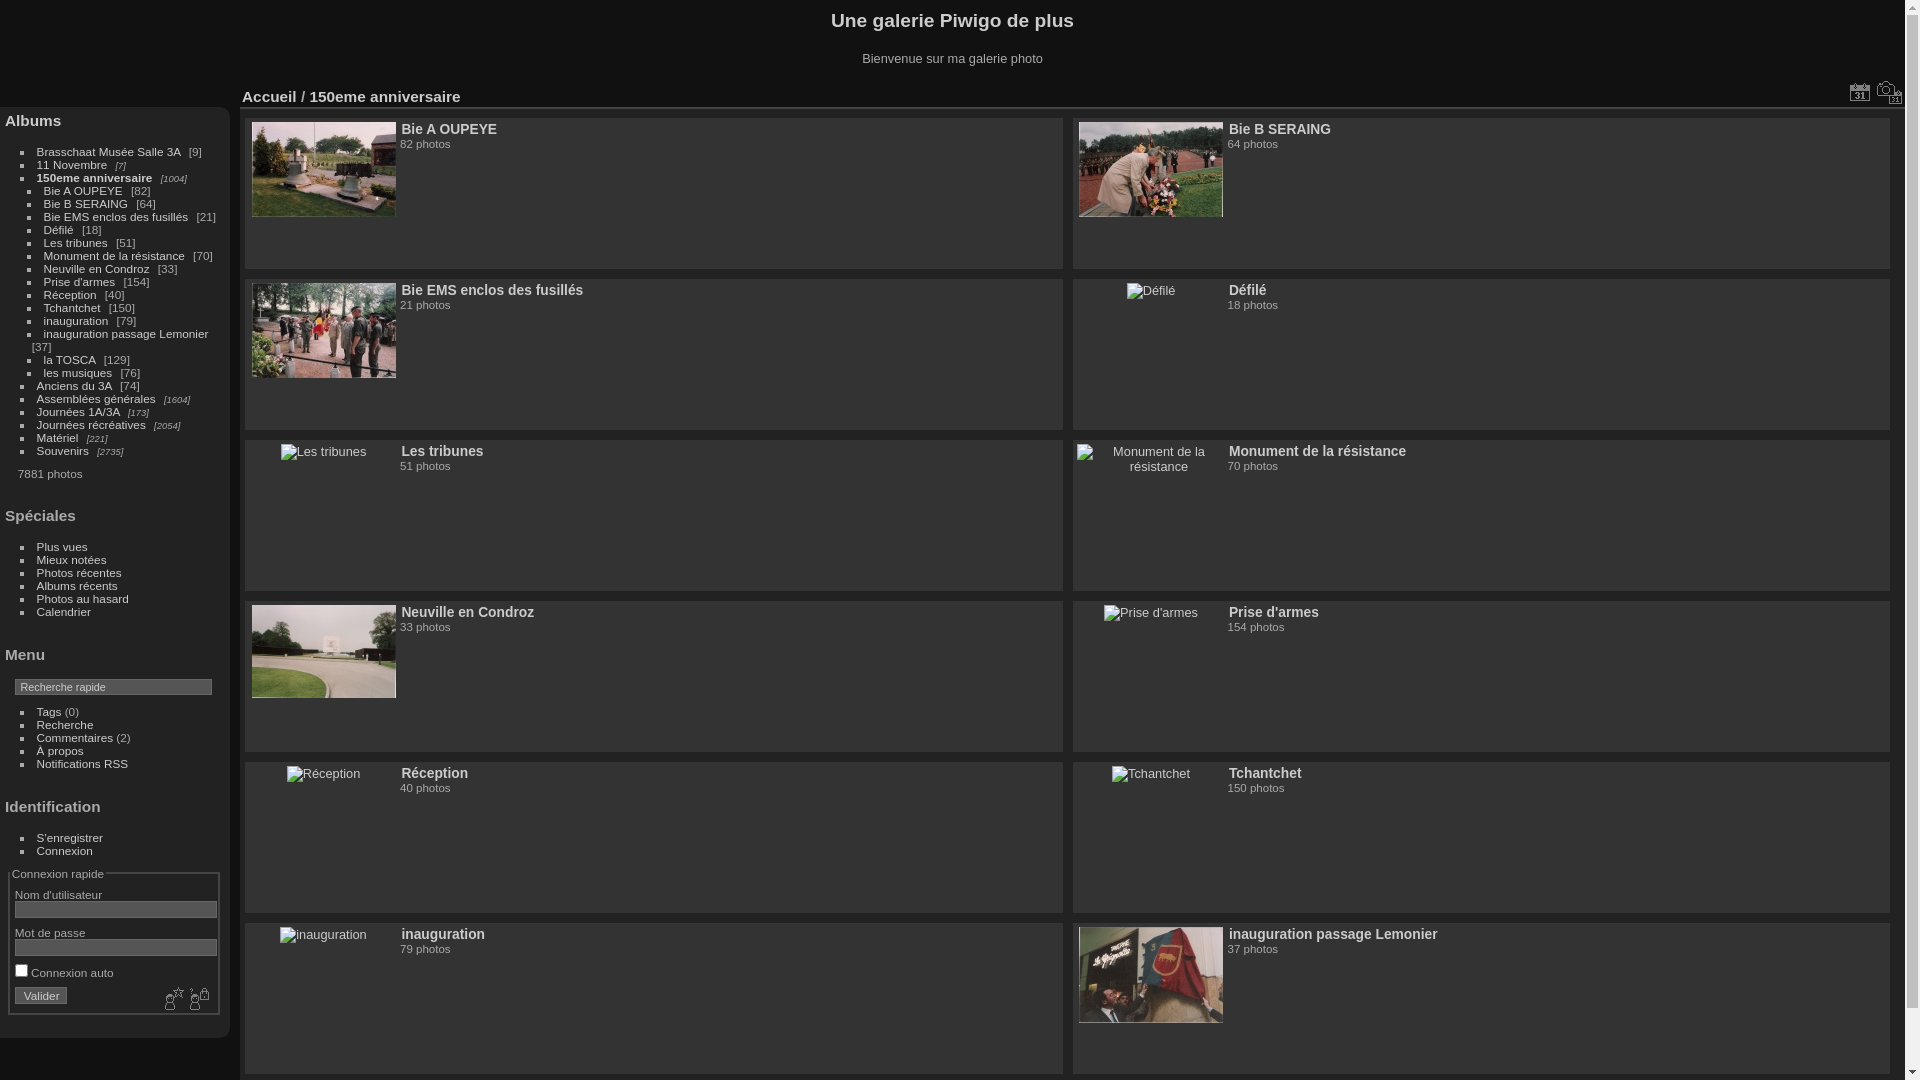 Image resolution: width=1920 pixels, height=1080 pixels. What do you see at coordinates (43, 319) in the screenshot?
I see `'inauguration'` at bounding box center [43, 319].